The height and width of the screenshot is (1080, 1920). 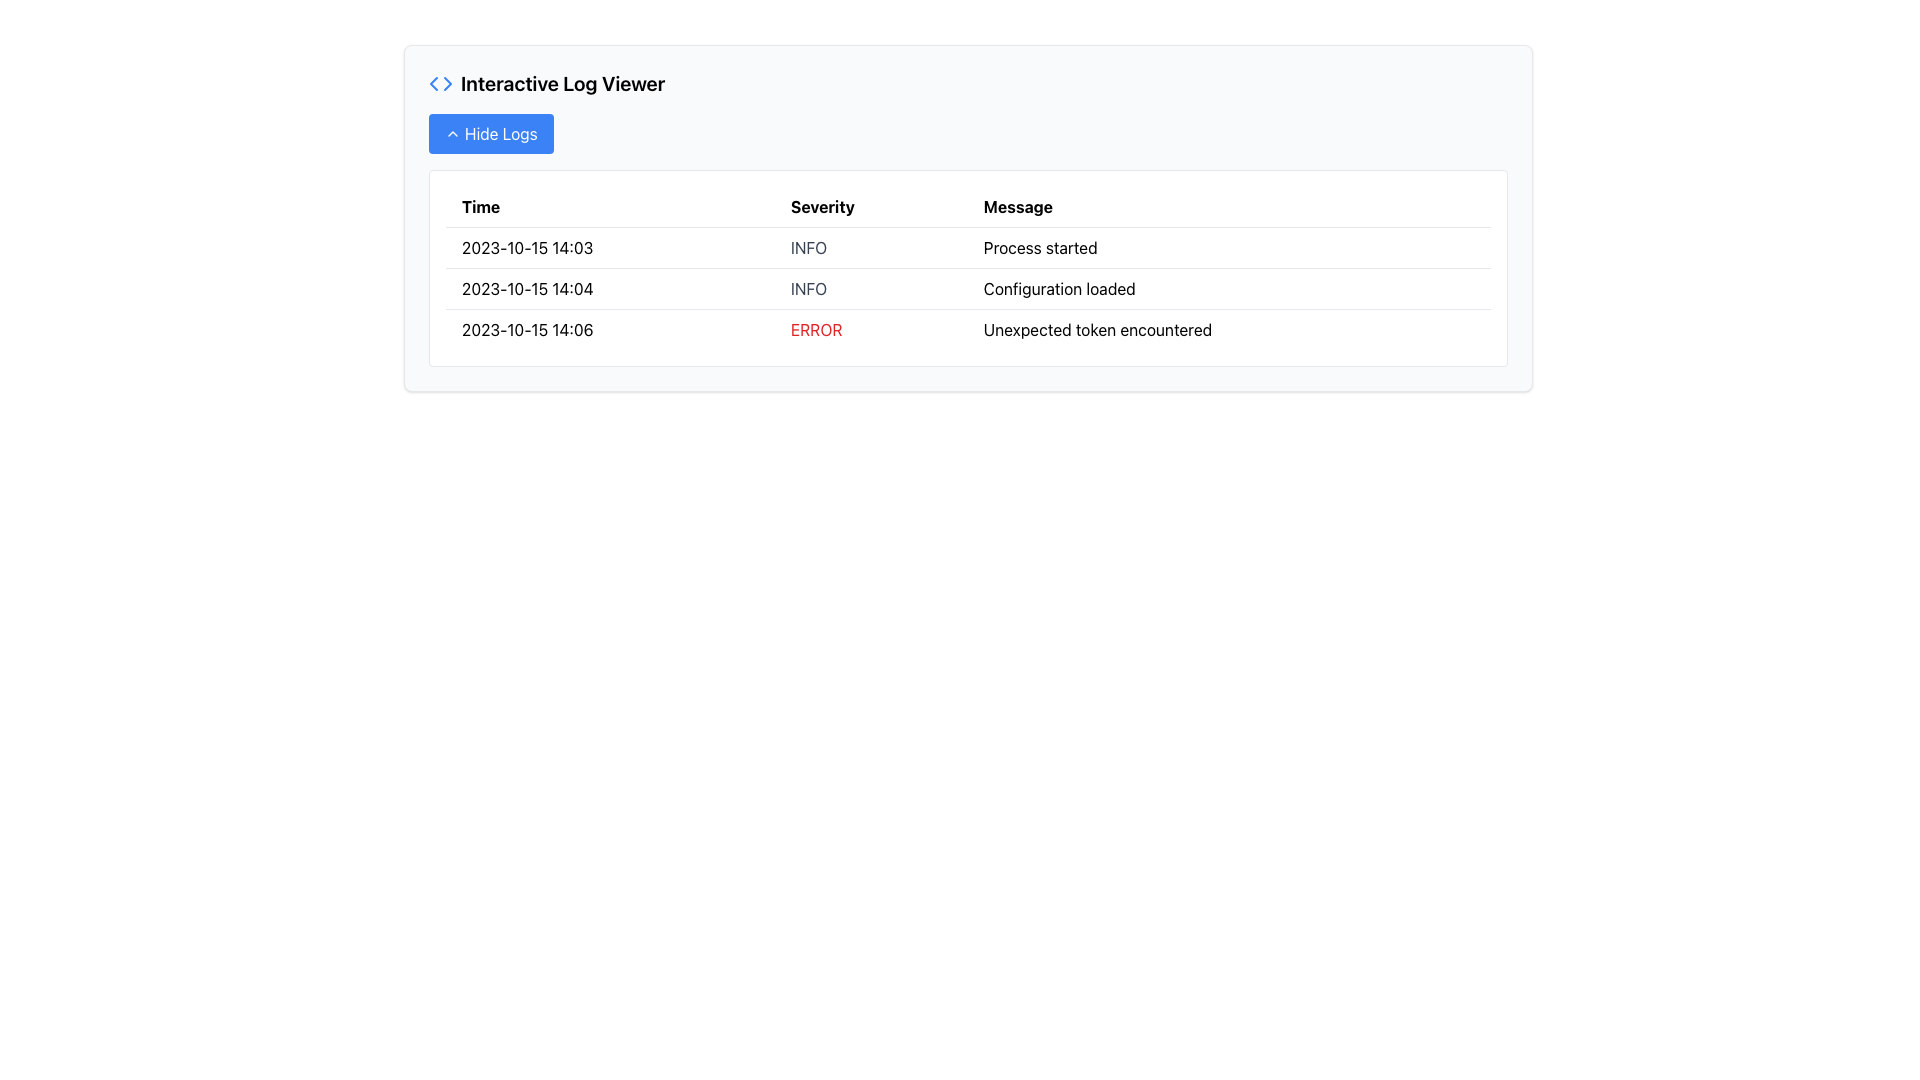 What do you see at coordinates (491, 134) in the screenshot?
I see `the 'Hide Logs' button, which is a blue rectangular button with rounded corners, containing white text and an upward-pointing chevron icon` at bounding box center [491, 134].